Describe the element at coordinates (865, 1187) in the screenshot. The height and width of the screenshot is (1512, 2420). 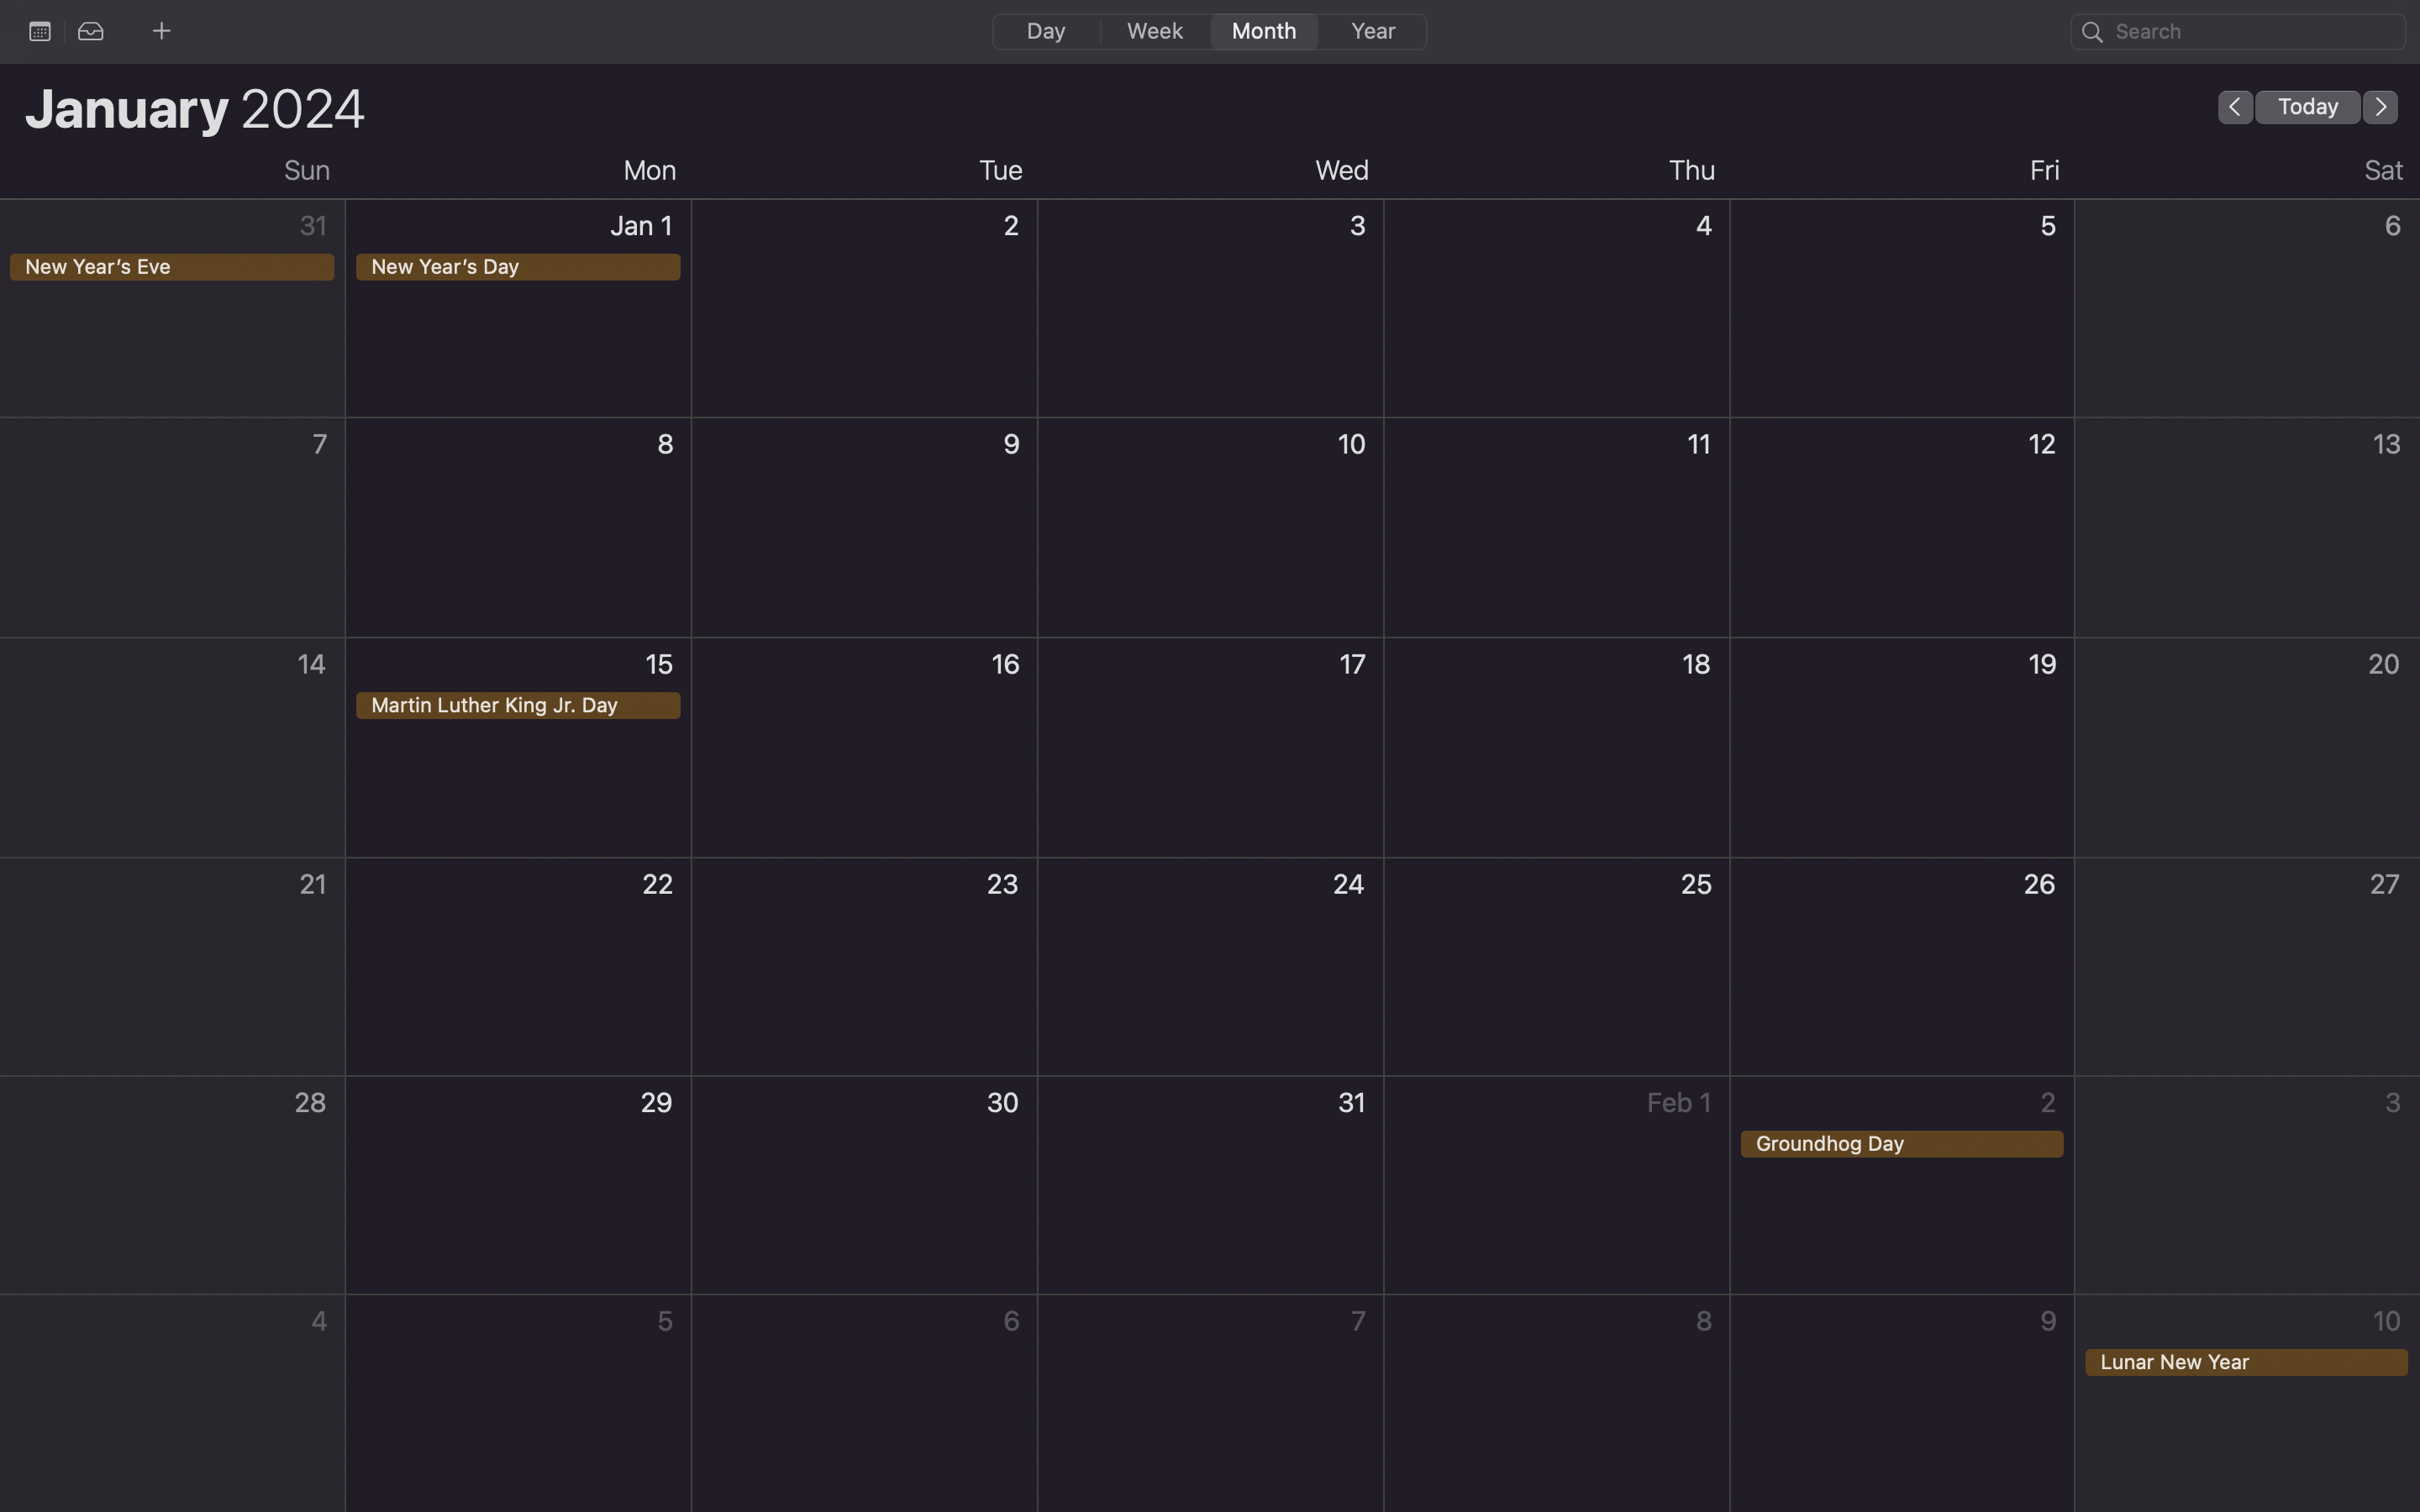
I see `Start the process to arrange an event on 30th of the month` at that location.